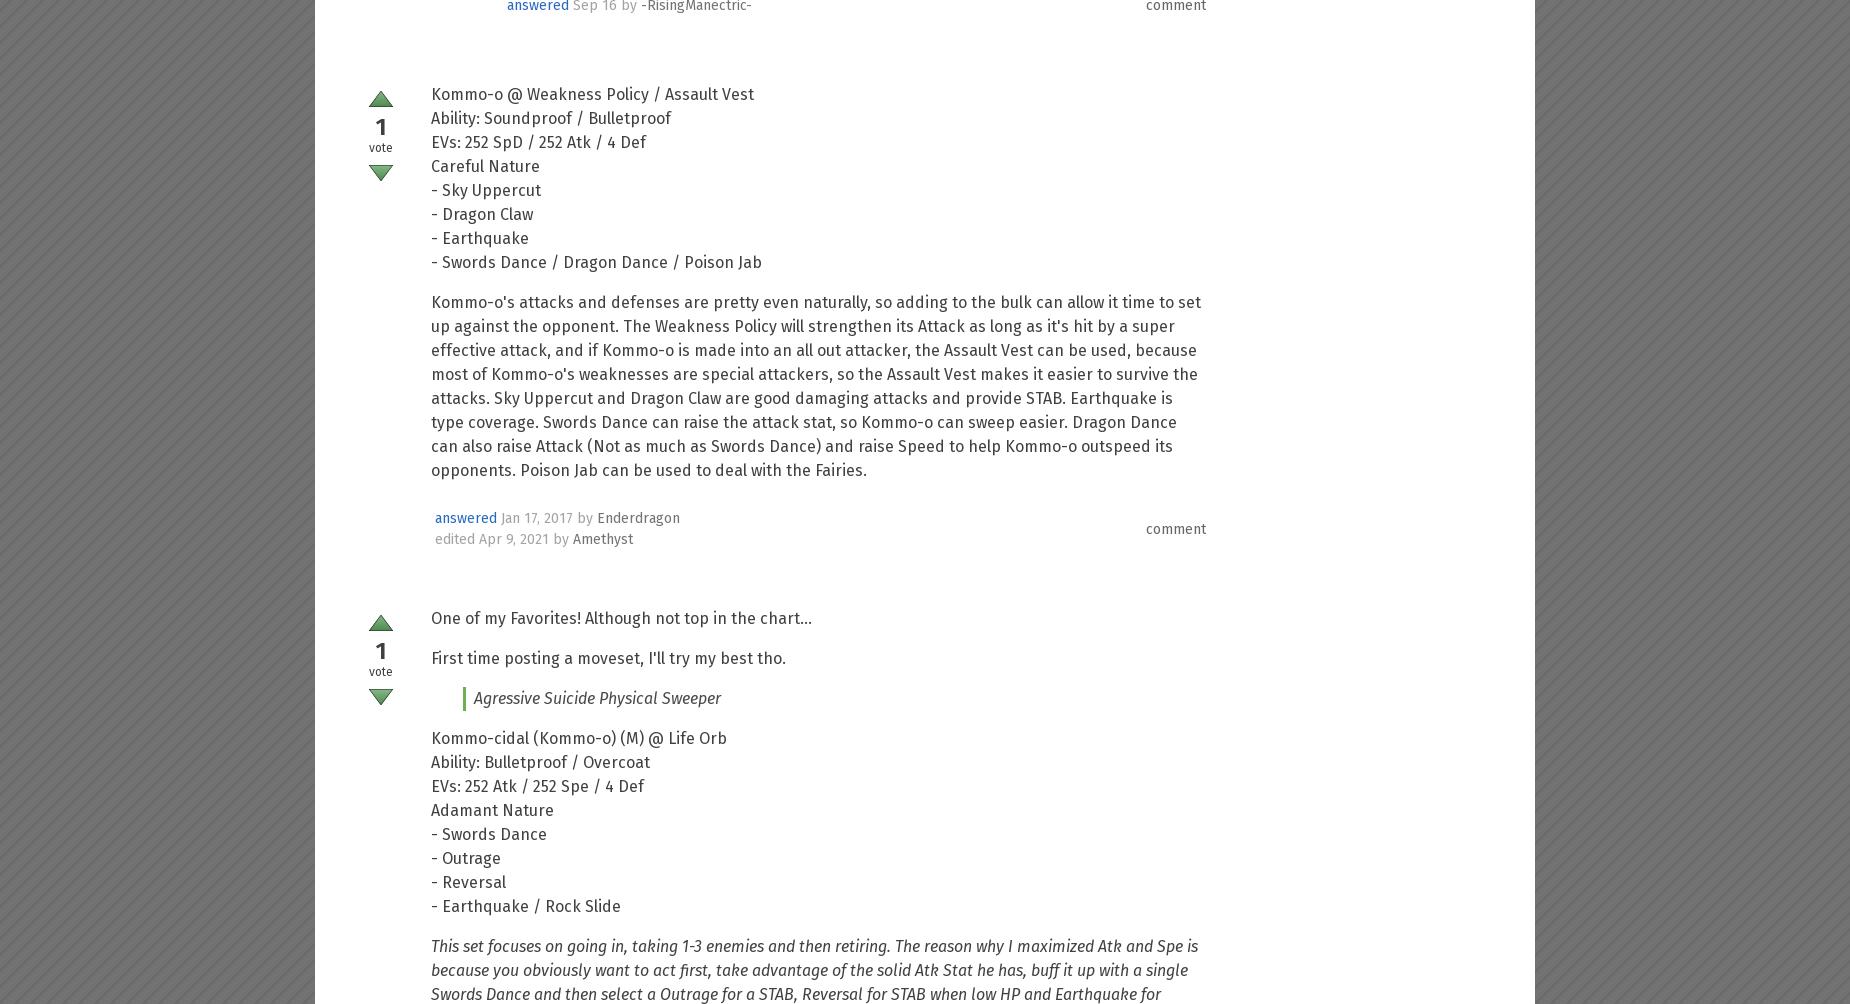 This screenshot has width=1850, height=1004. What do you see at coordinates (579, 737) in the screenshot?
I see `'Kommo-cidal (Kommo-o) (M) @ Life Orb'` at bounding box center [579, 737].